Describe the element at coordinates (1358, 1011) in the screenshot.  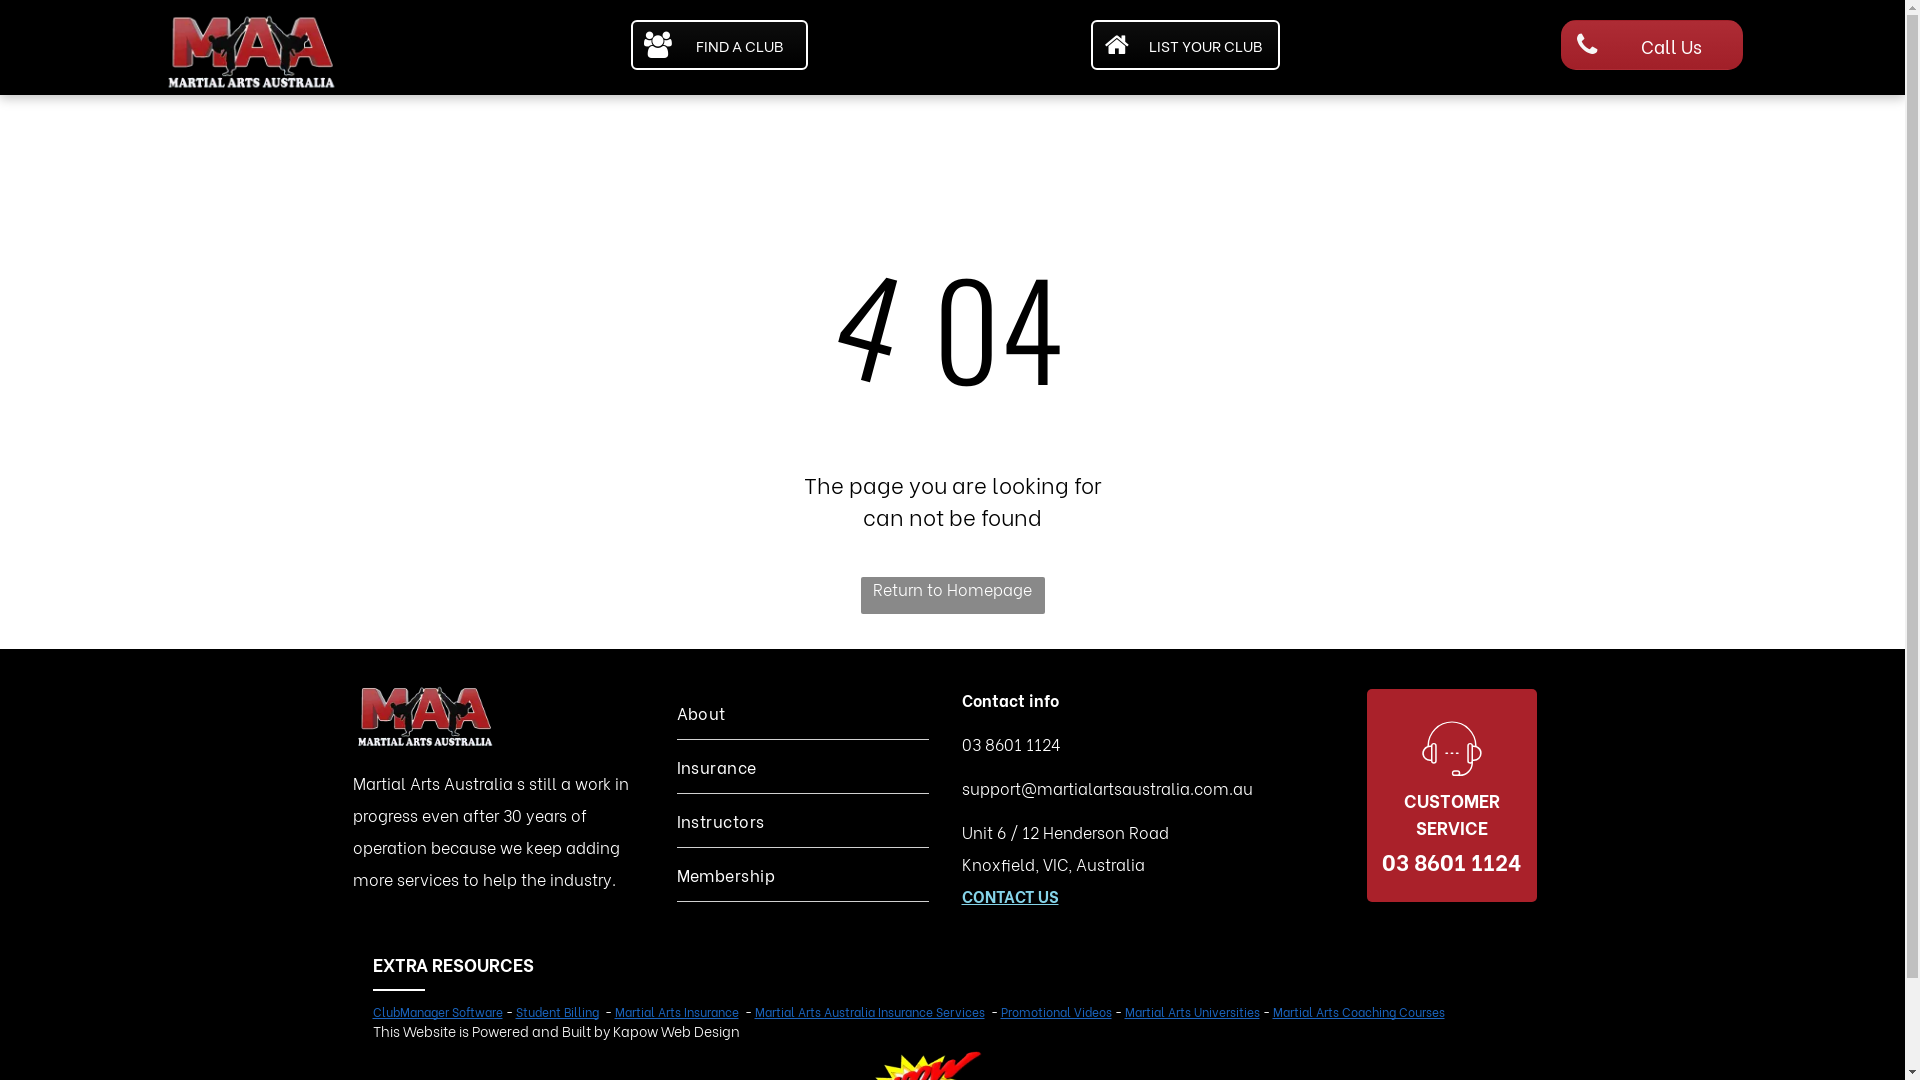
I see `'Martial Arts Coaching Courses'` at that location.